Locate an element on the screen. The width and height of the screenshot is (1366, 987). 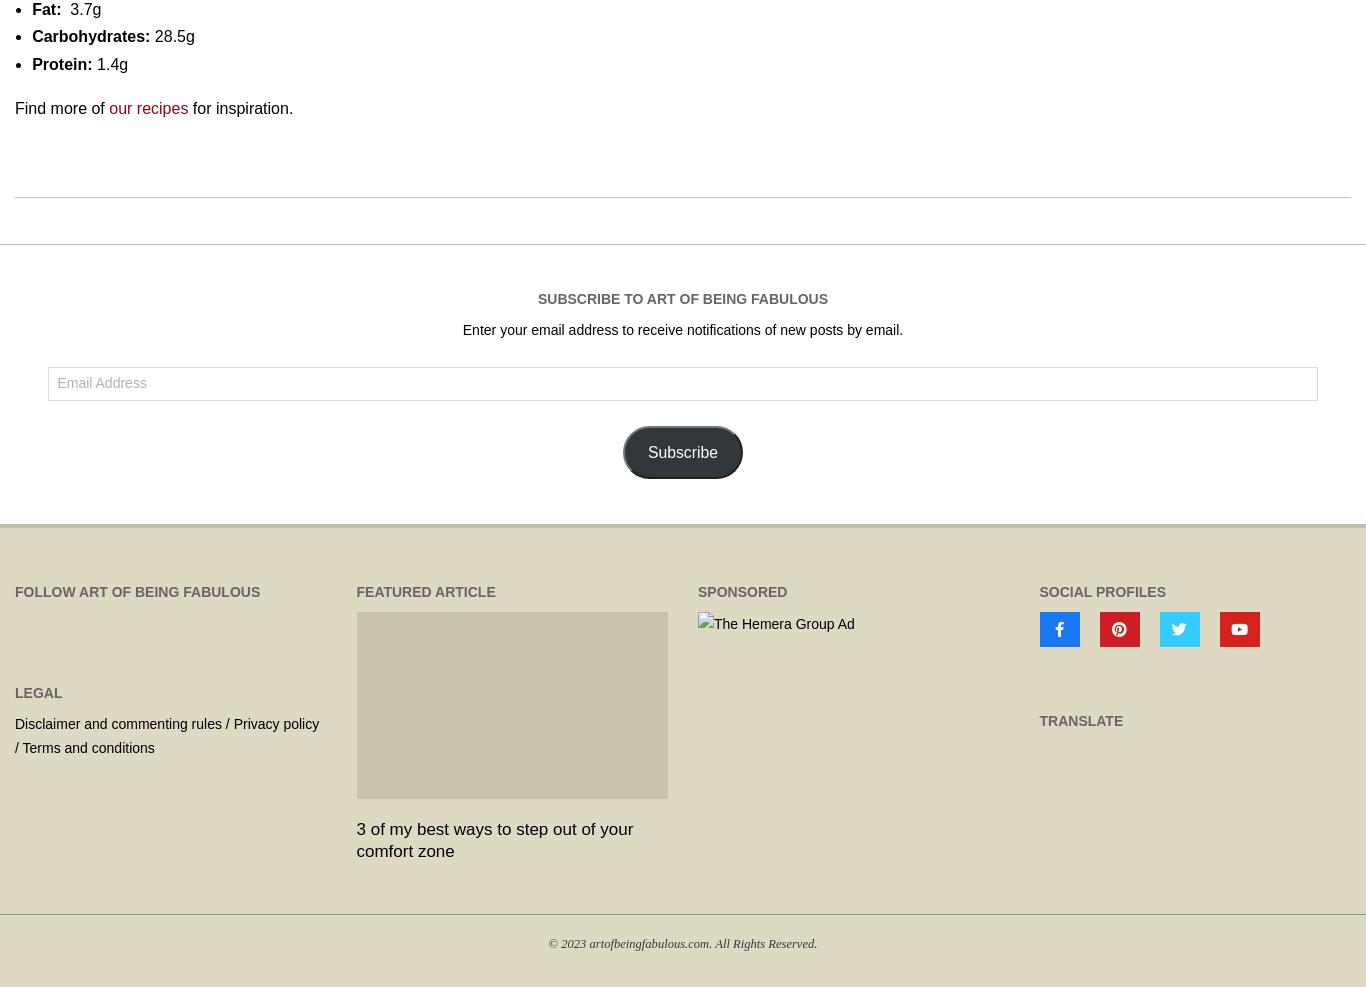
'28.5g' is located at coordinates (170, 35).